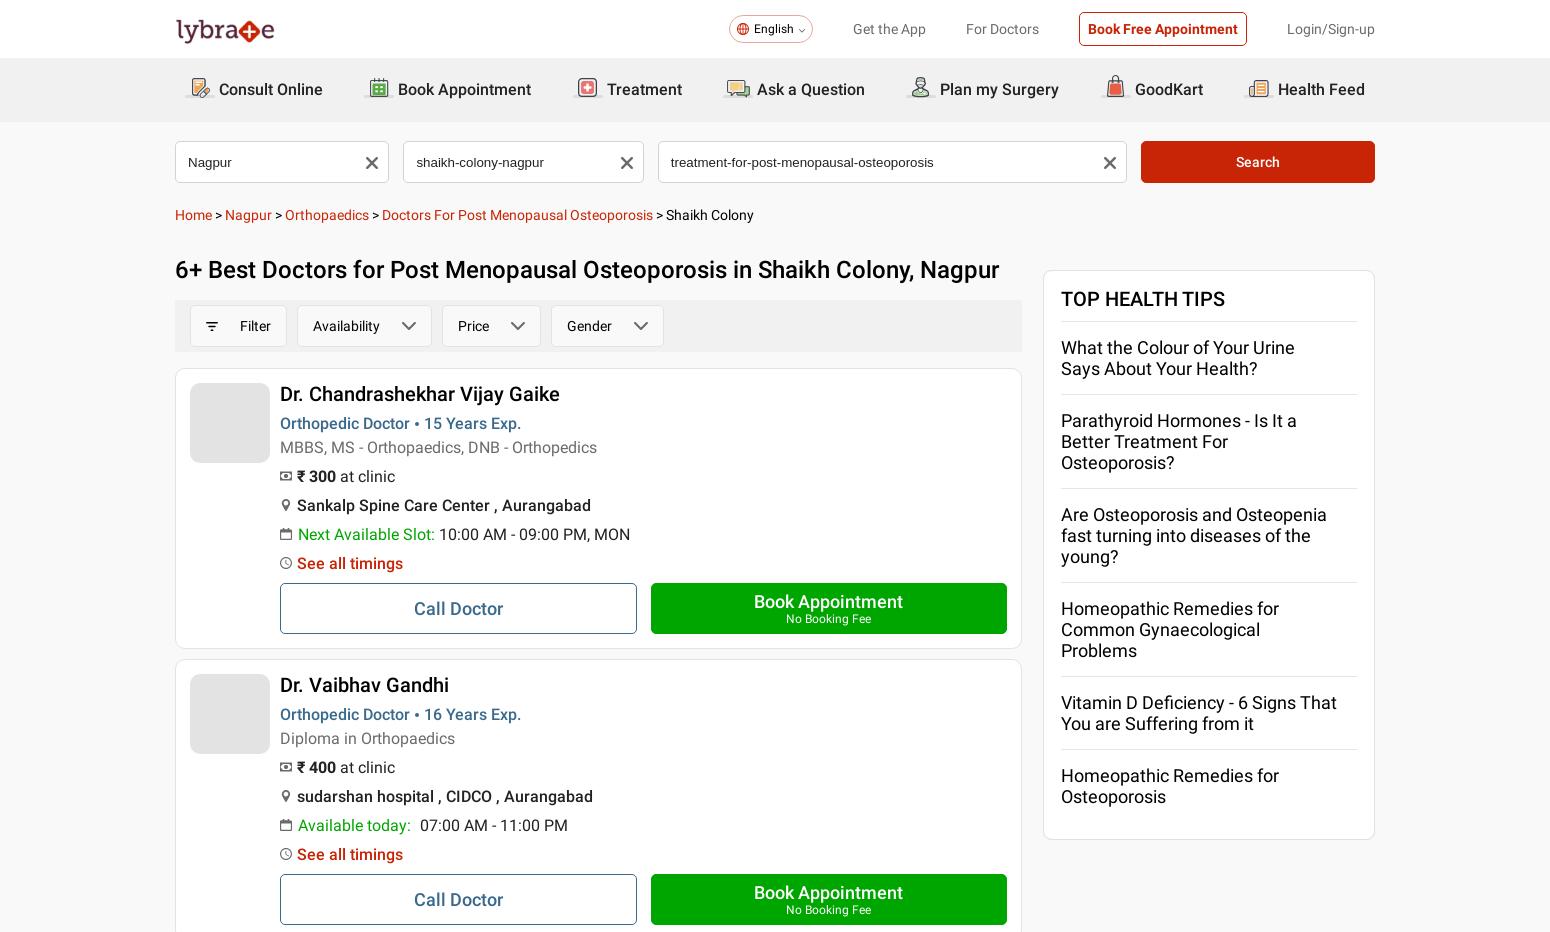  I want to click on '07:00 AM - 11:00 PM', so click(492, 824).